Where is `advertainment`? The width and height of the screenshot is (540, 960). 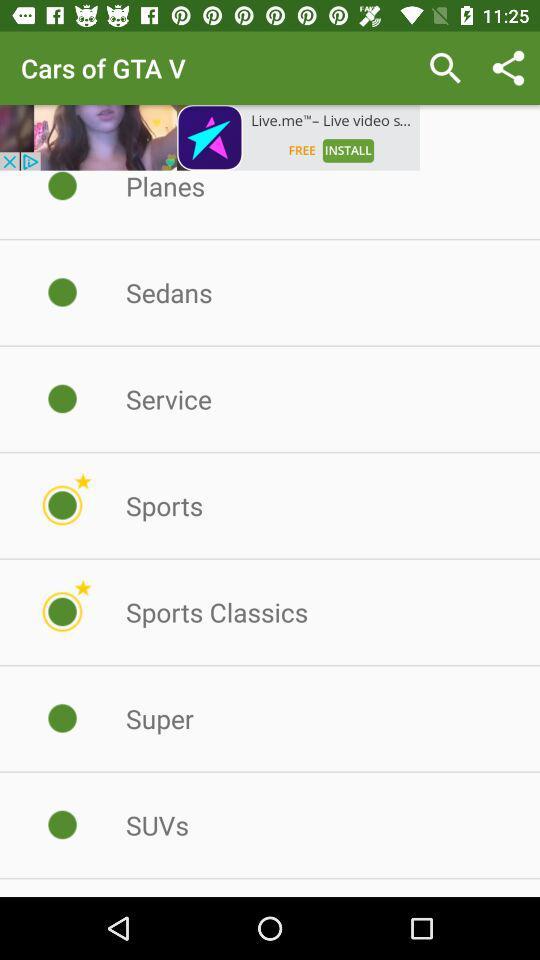 advertainment is located at coordinates (209, 136).